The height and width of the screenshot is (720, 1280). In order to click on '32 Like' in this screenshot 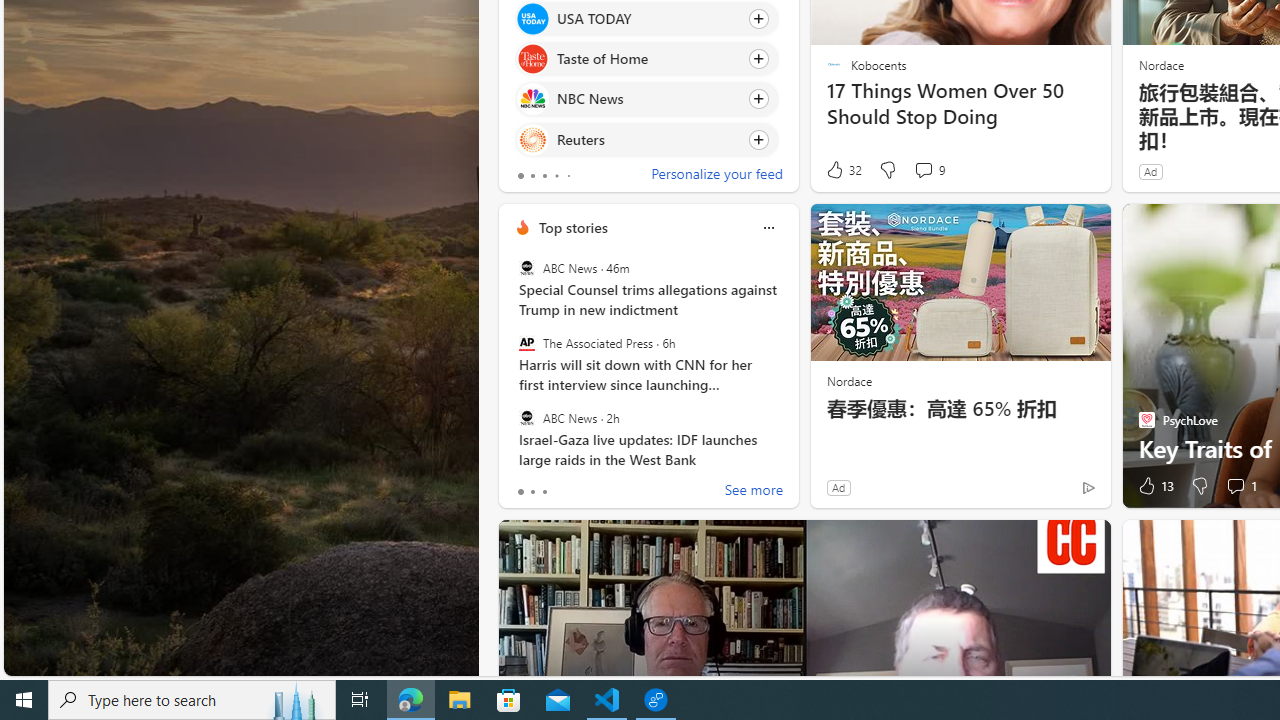, I will do `click(843, 169)`.